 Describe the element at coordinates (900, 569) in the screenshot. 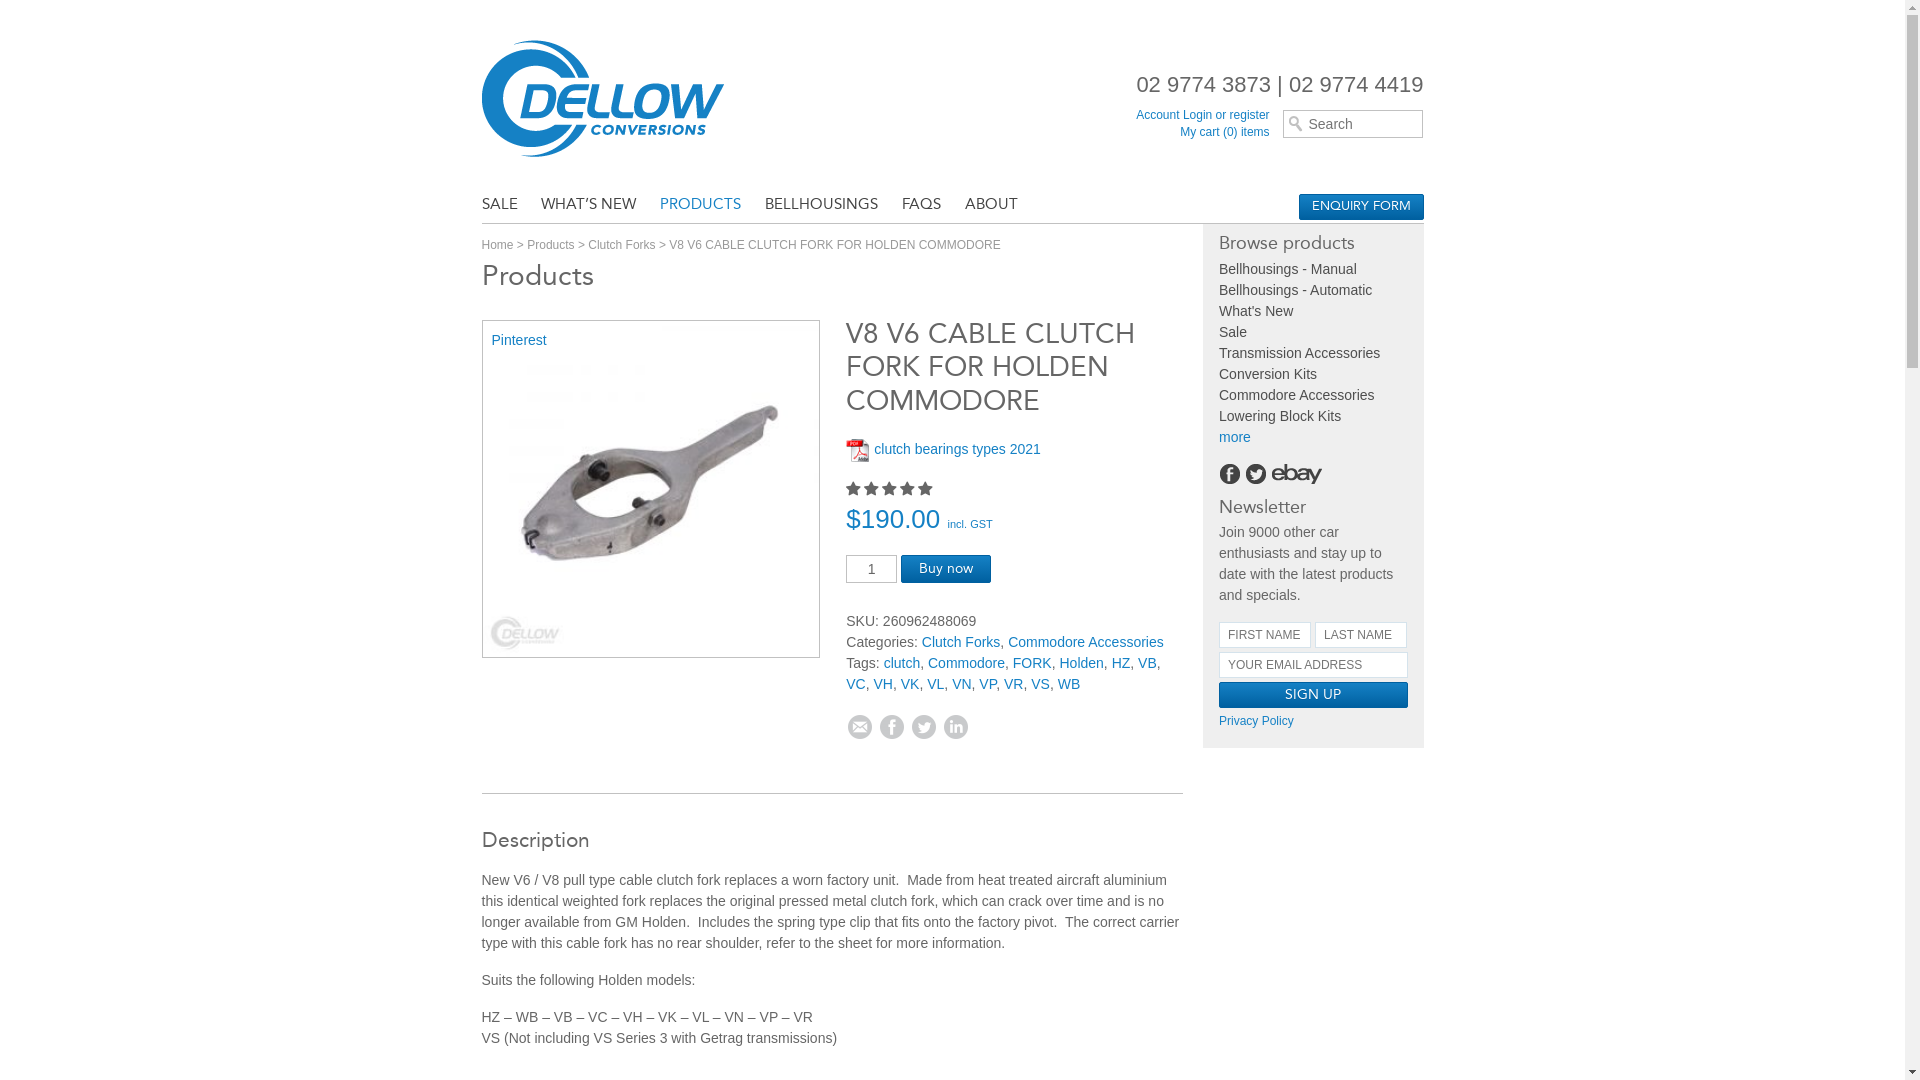

I see `'Buy now'` at that location.